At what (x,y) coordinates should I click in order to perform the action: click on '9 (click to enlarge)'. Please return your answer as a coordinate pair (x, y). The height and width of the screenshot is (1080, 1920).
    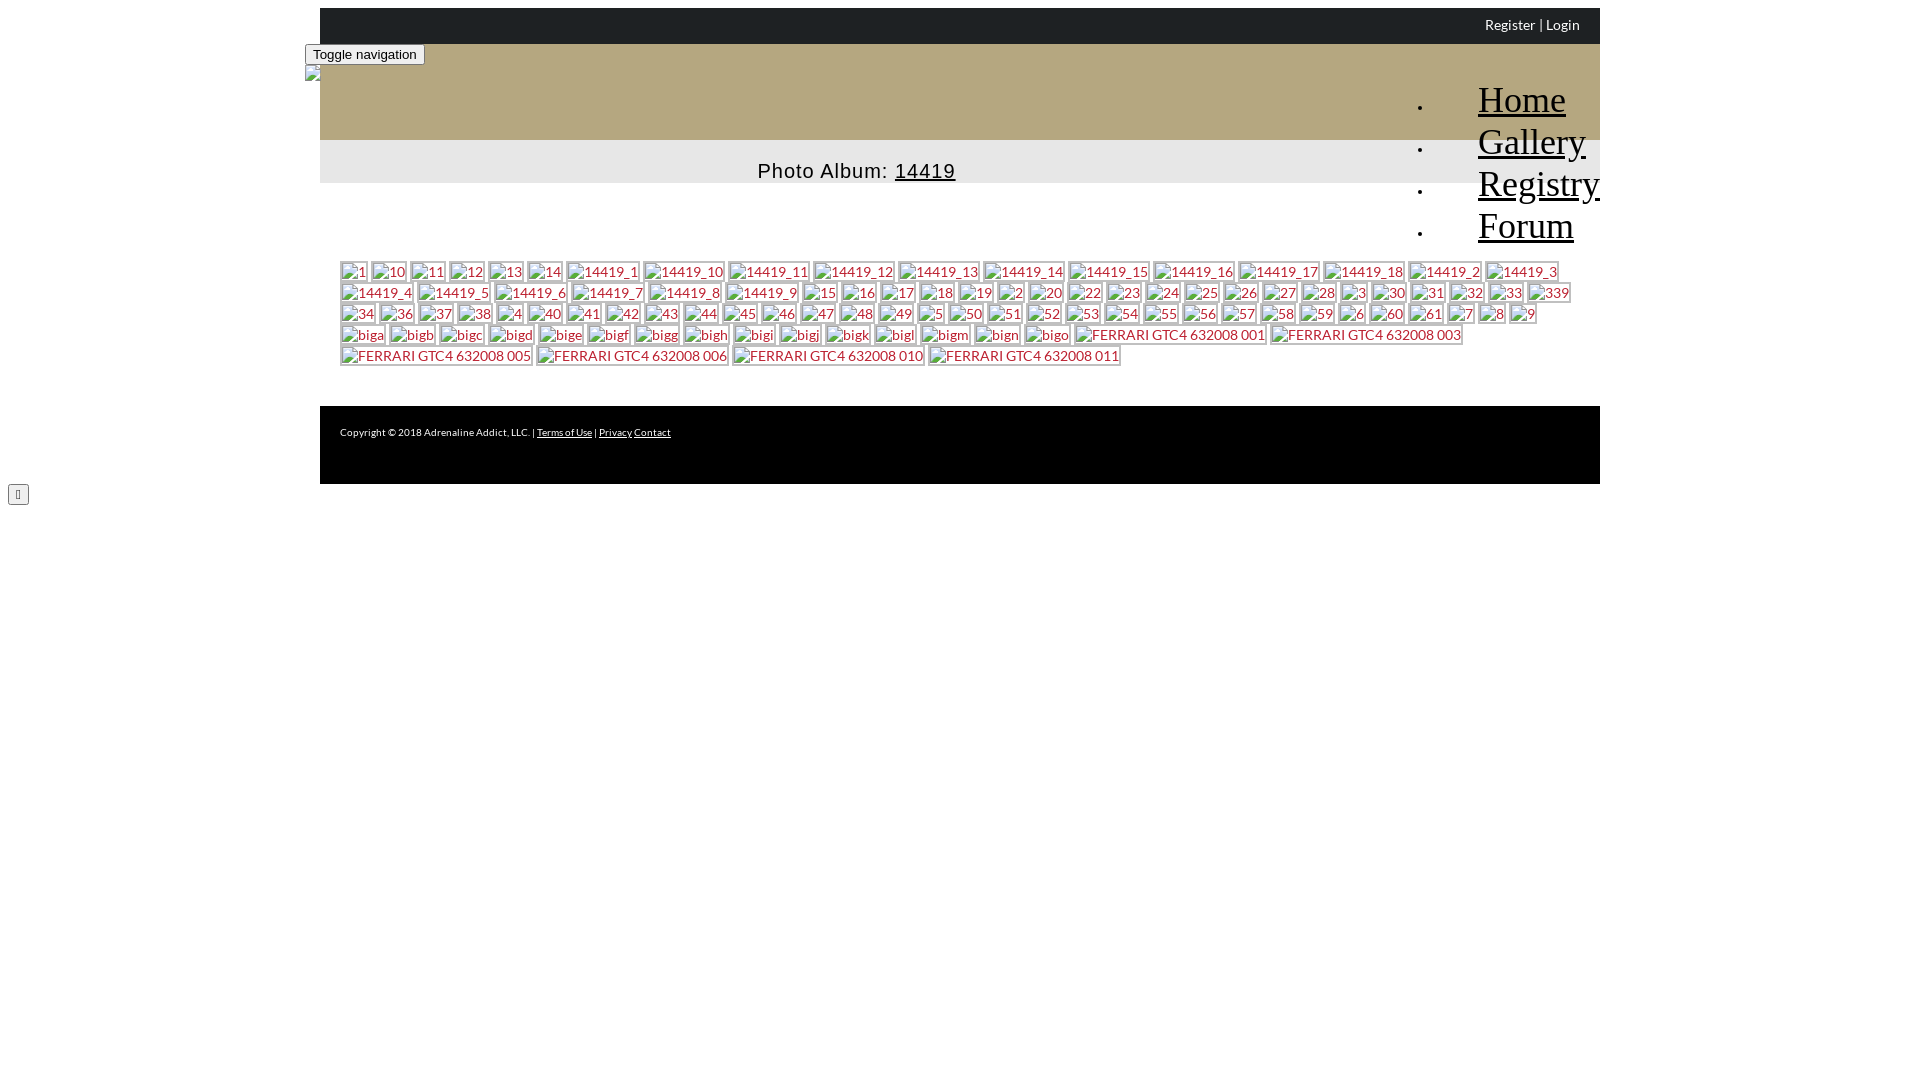
    Looking at the image, I should click on (1521, 313).